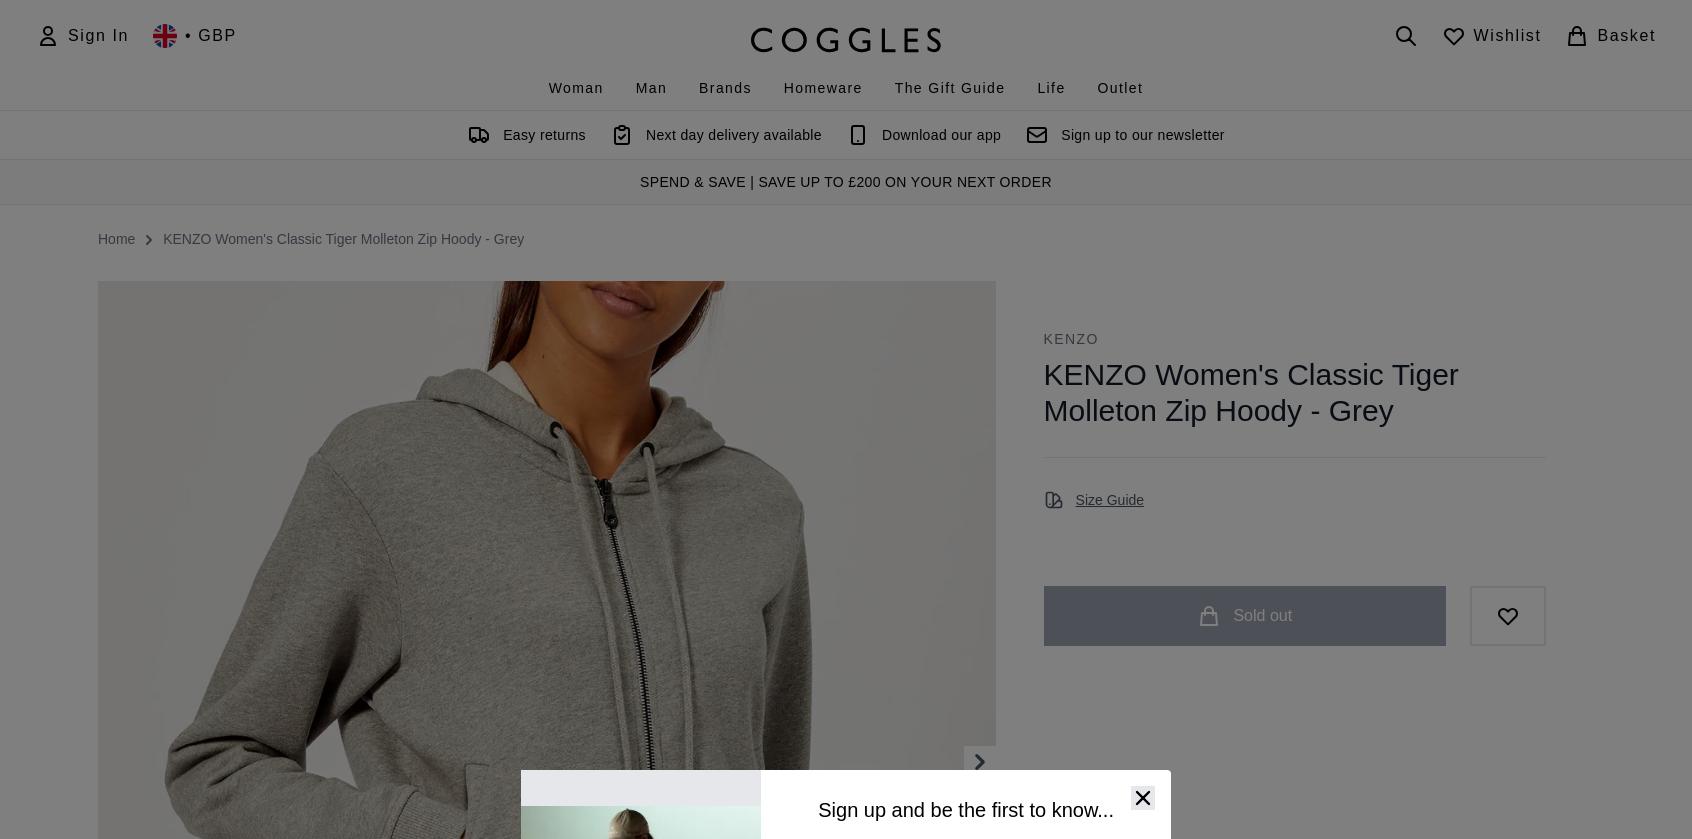  Describe the element at coordinates (1596, 35) in the screenshot. I see `'Basket'` at that location.